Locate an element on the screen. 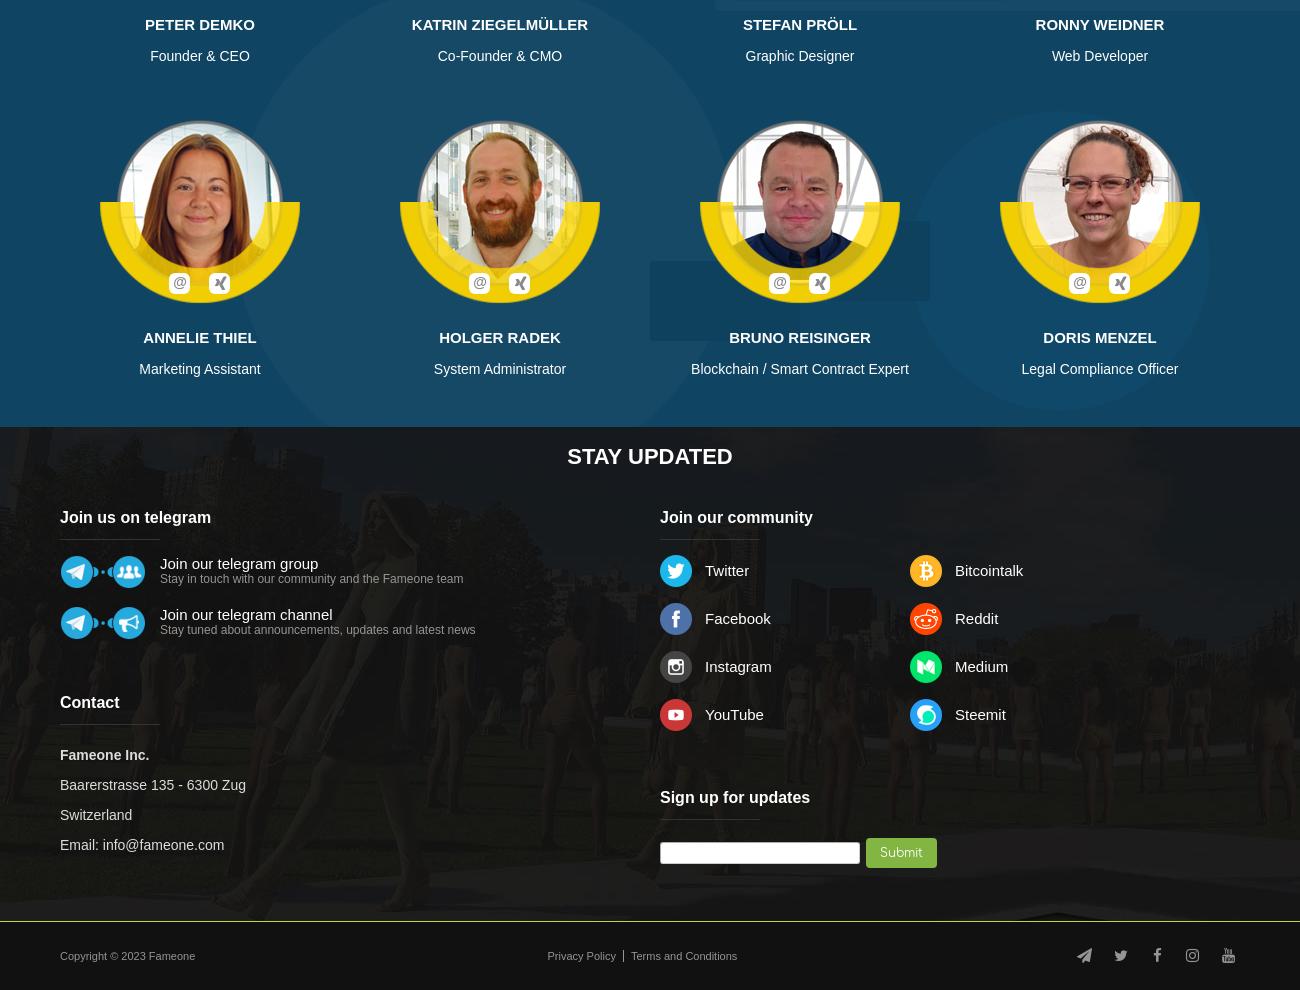 This screenshot has height=990, width=1300. 'Instagram' is located at coordinates (738, 666).